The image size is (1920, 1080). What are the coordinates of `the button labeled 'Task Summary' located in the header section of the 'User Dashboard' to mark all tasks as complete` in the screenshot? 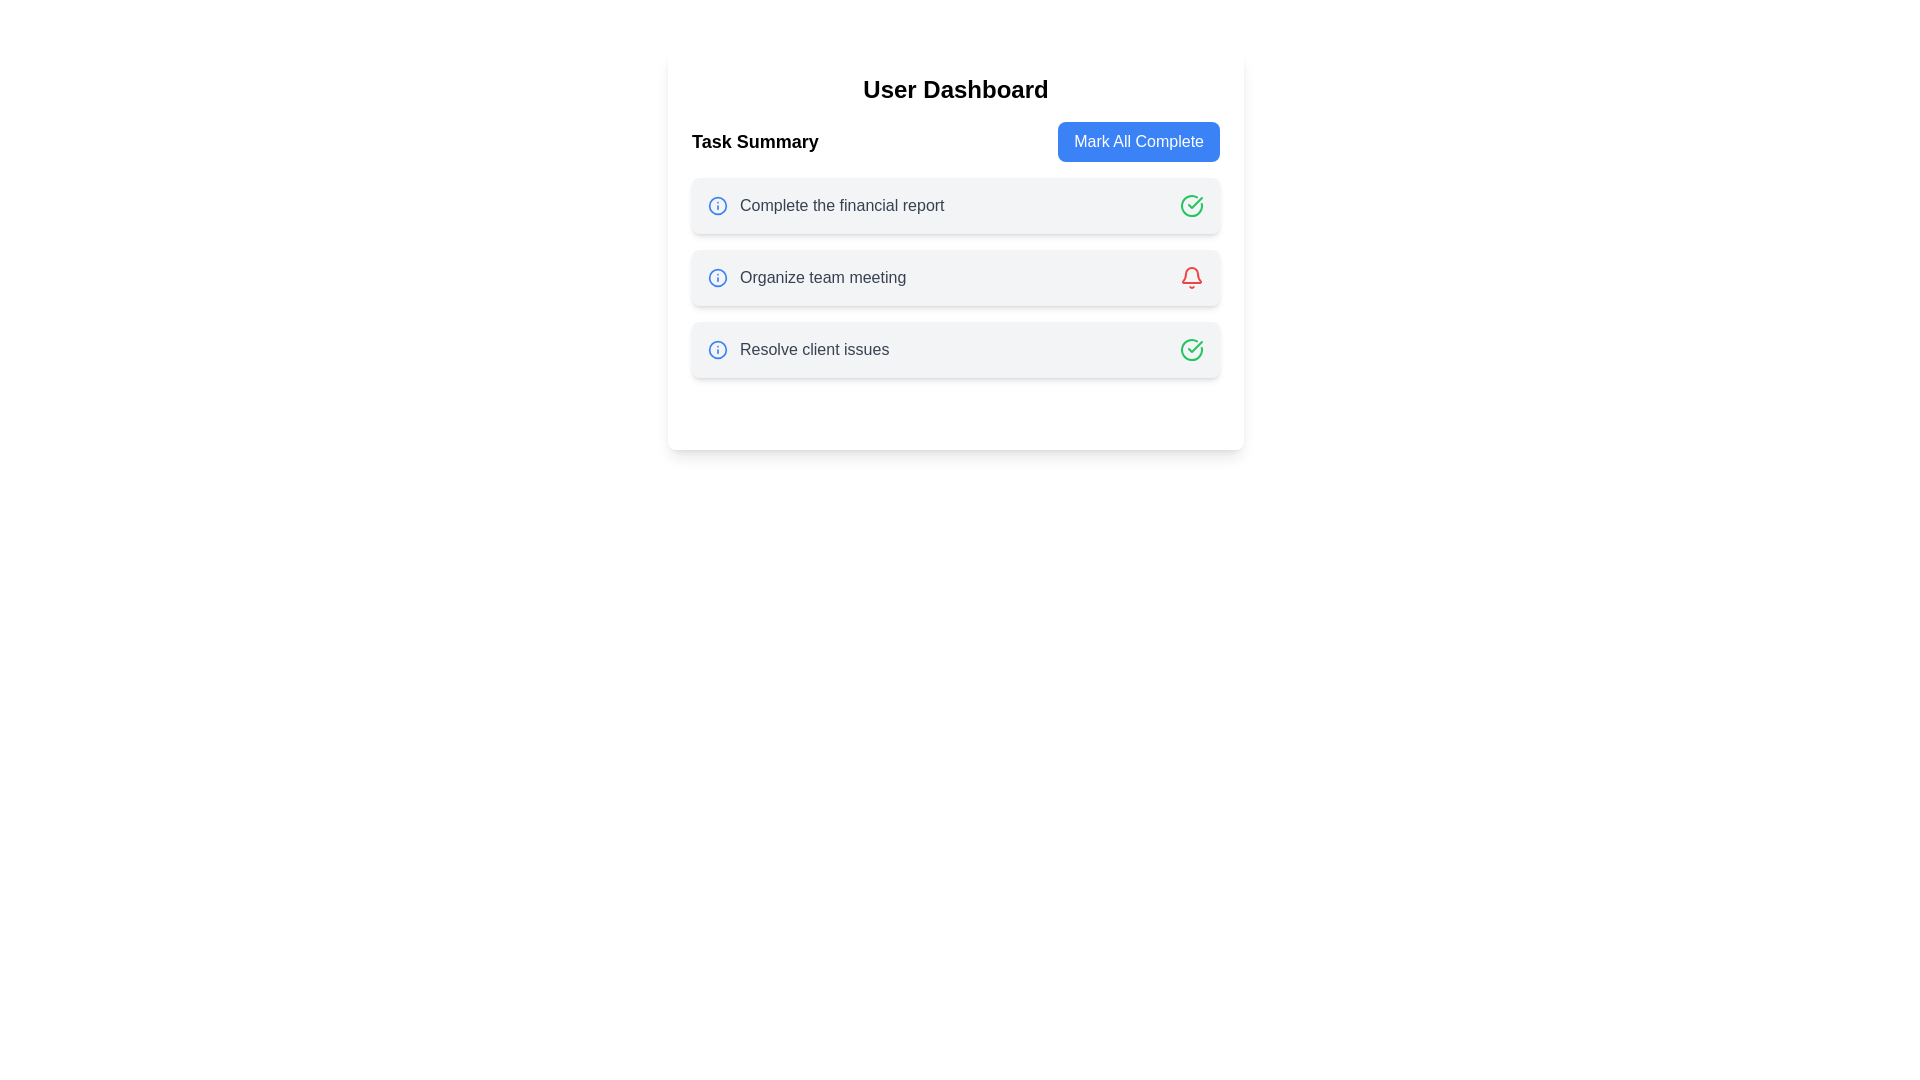 It's located at (1139, 141).